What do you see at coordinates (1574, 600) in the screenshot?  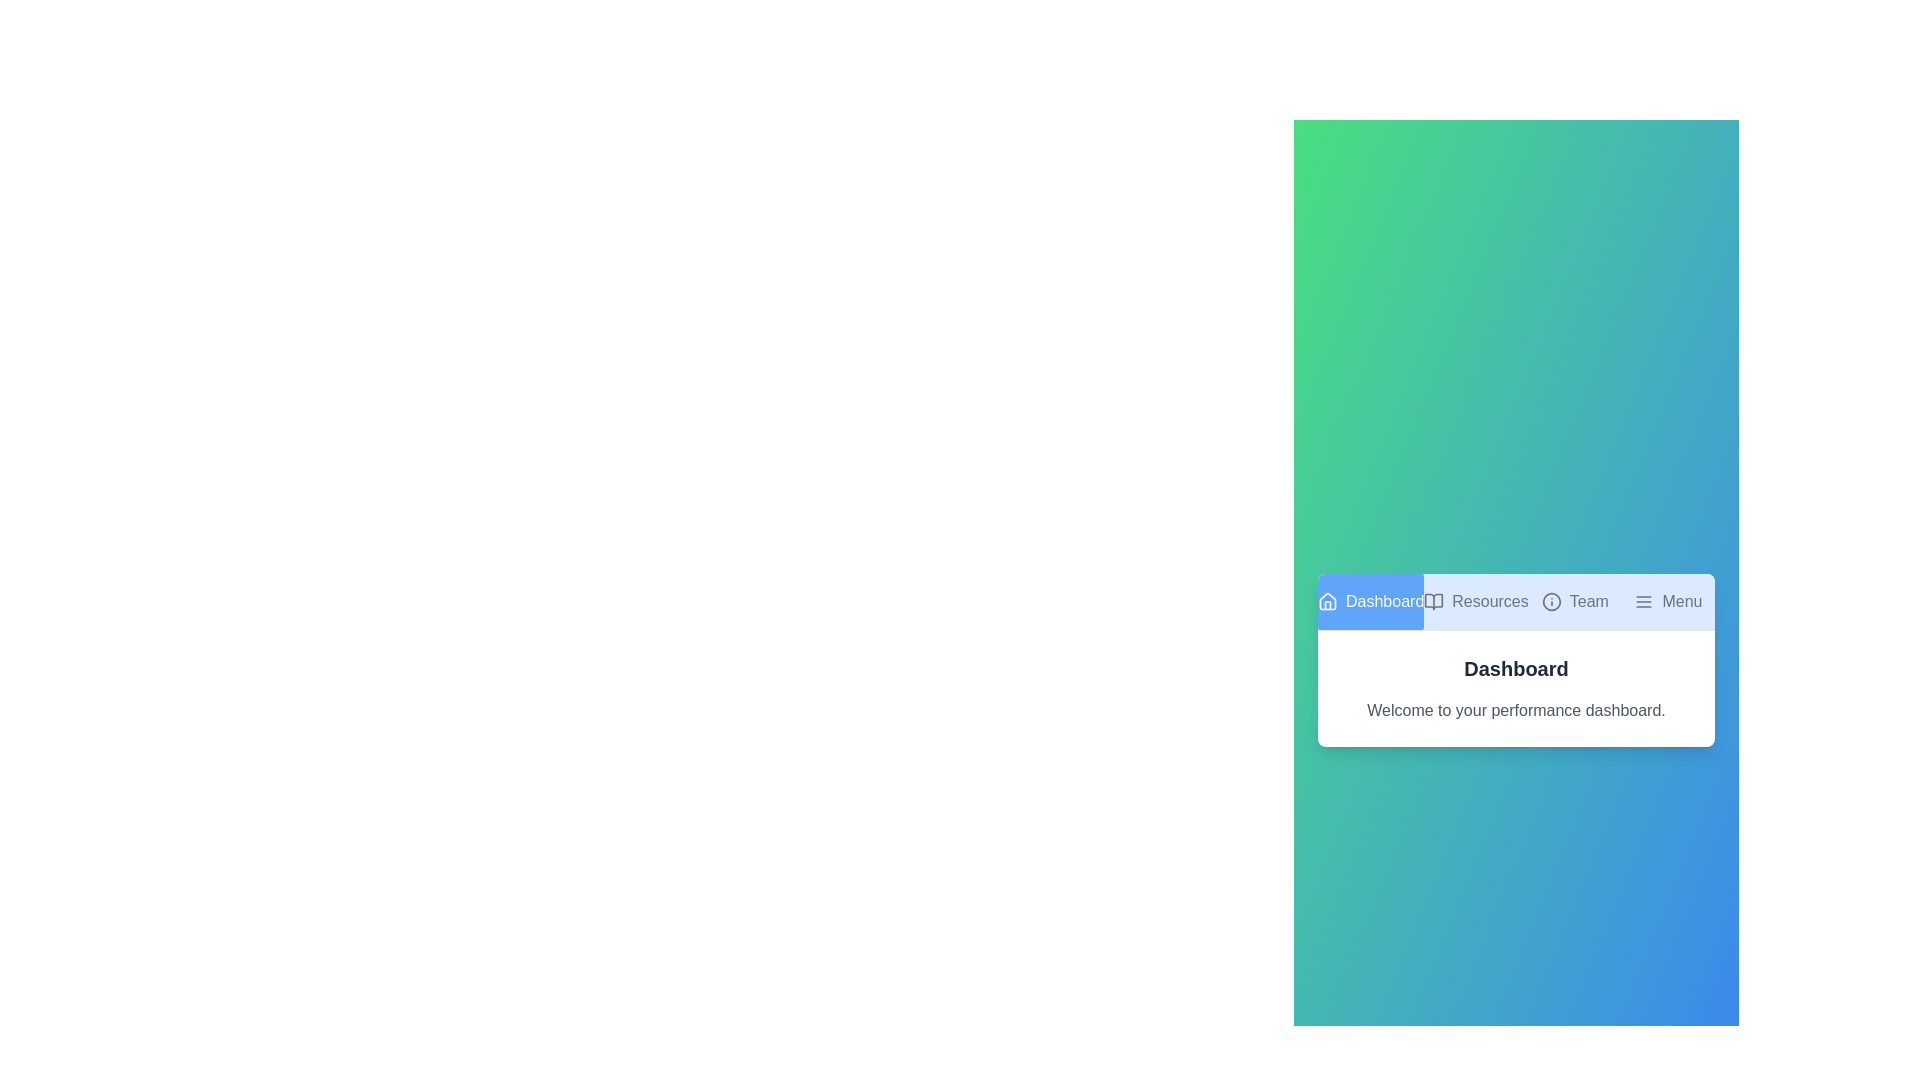 I see `the tab Team by clicking on its corresponding button` at bounding box center [1574, 600].